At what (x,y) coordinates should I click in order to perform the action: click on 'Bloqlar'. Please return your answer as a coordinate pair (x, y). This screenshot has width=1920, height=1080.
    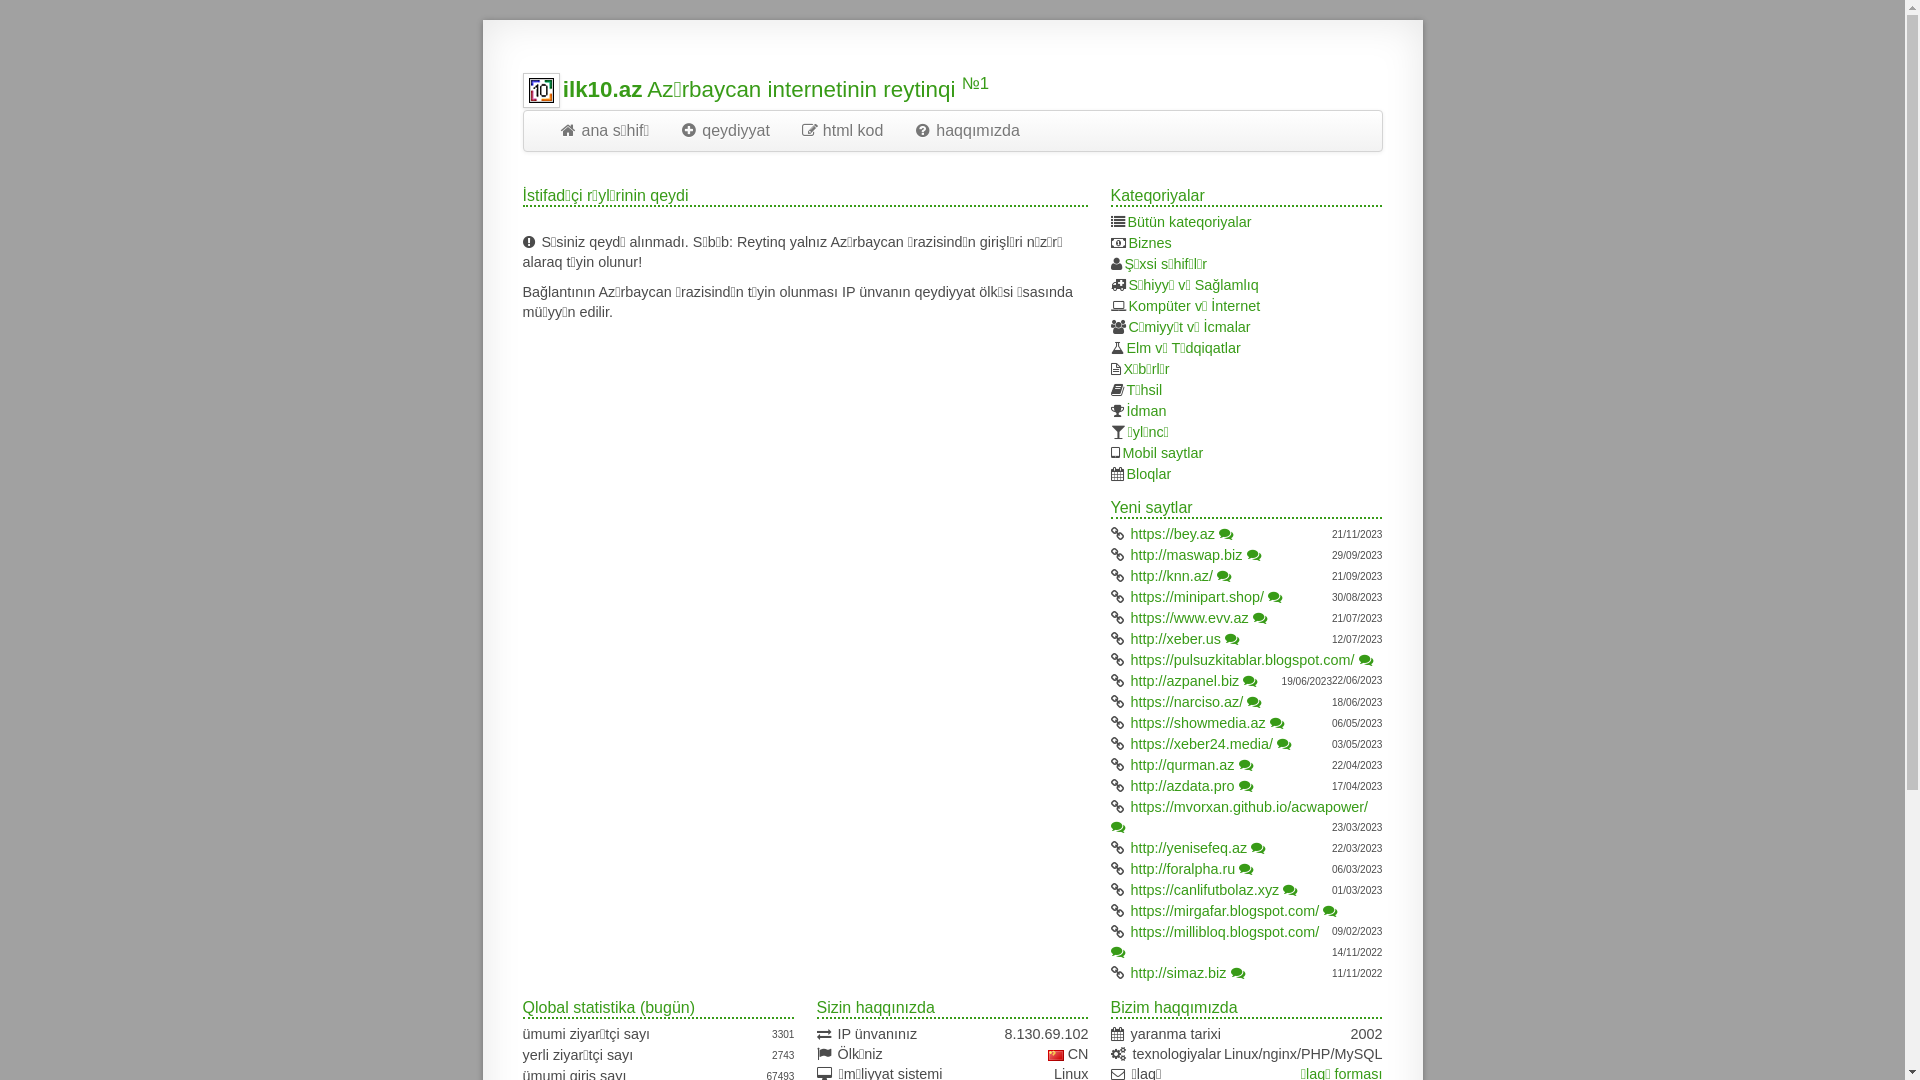
    Looking at the image, I should click on (1149, 474).